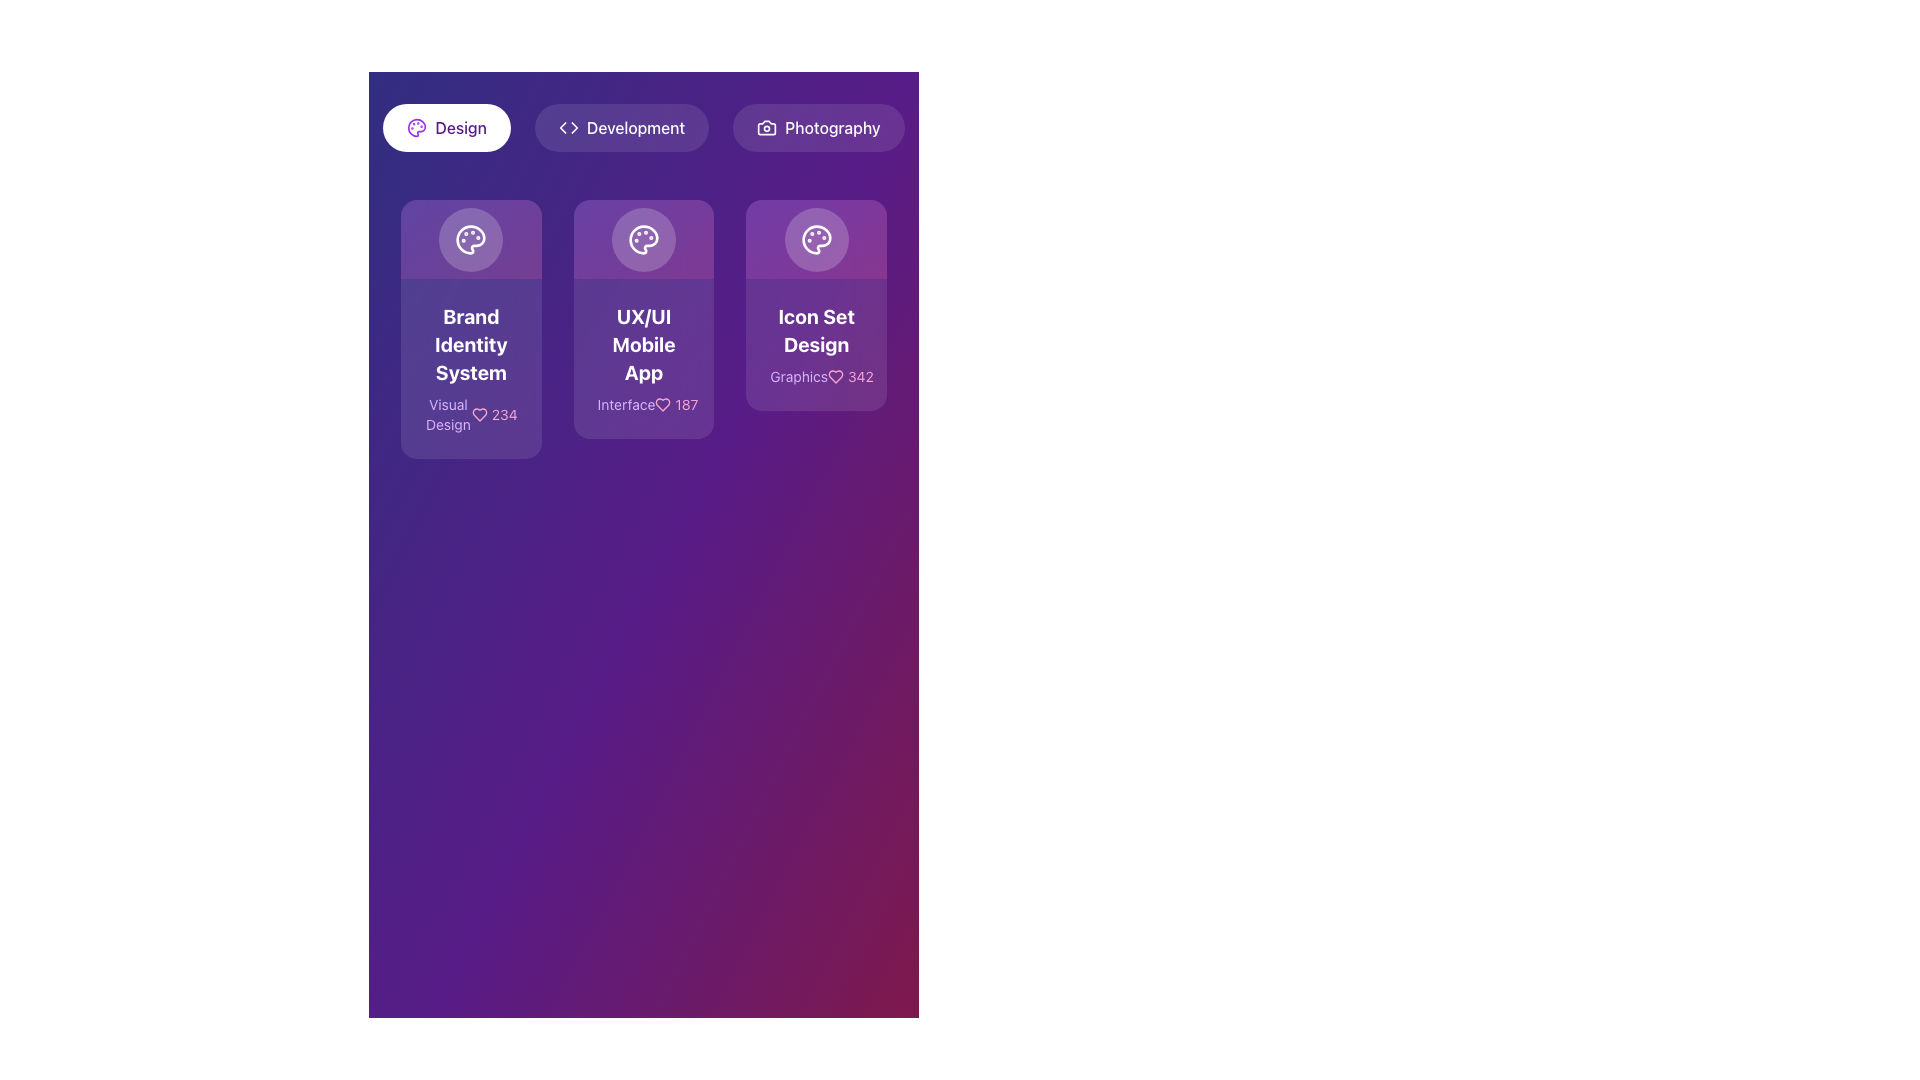 Image resolution: width=1920 pixels, height=1080 pixels. What do you see at coordinates (686, 405) in the screenshot?
I see `the text label displaying the number '187', which is styled in light pink and located next to a heart icon within the 'UX/UI Mobile App' card` at bounding box center [686, 405].